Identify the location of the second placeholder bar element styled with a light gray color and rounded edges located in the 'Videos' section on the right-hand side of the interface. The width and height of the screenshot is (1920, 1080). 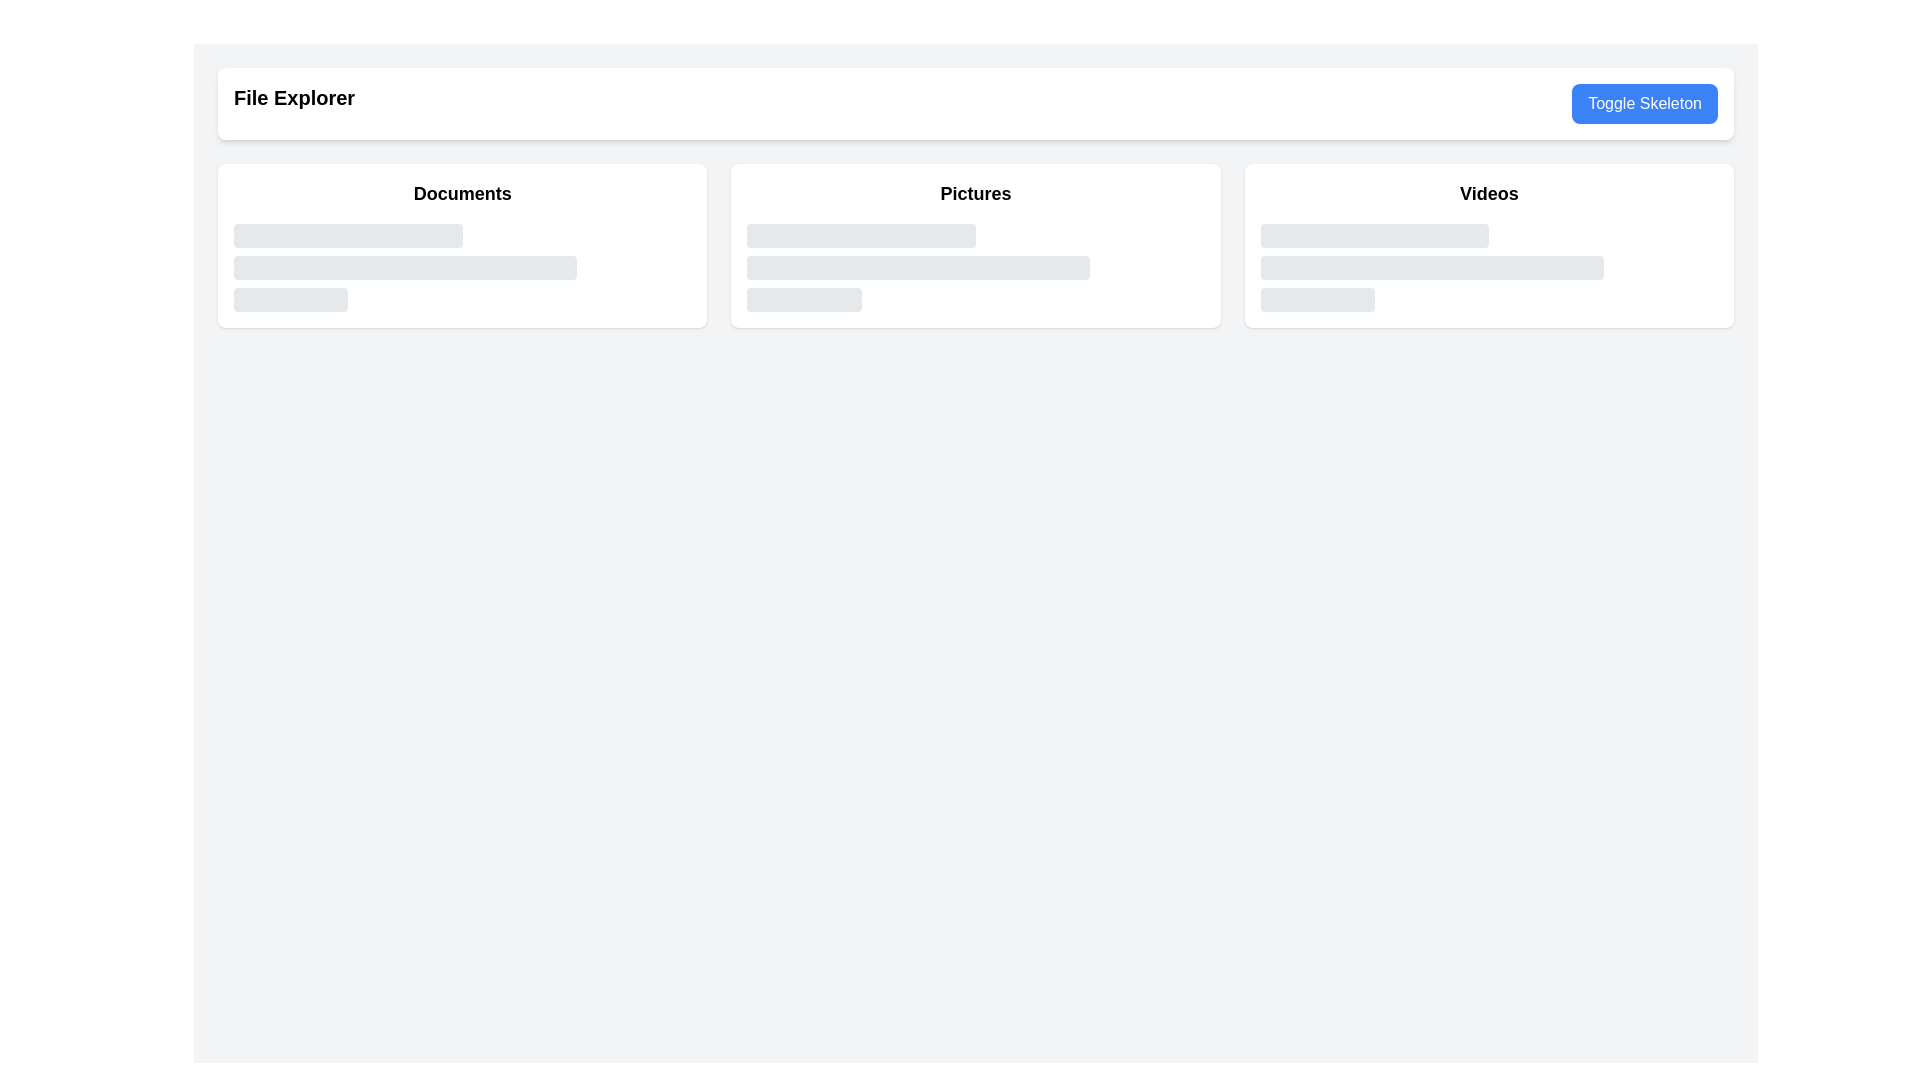
(1431, 266).